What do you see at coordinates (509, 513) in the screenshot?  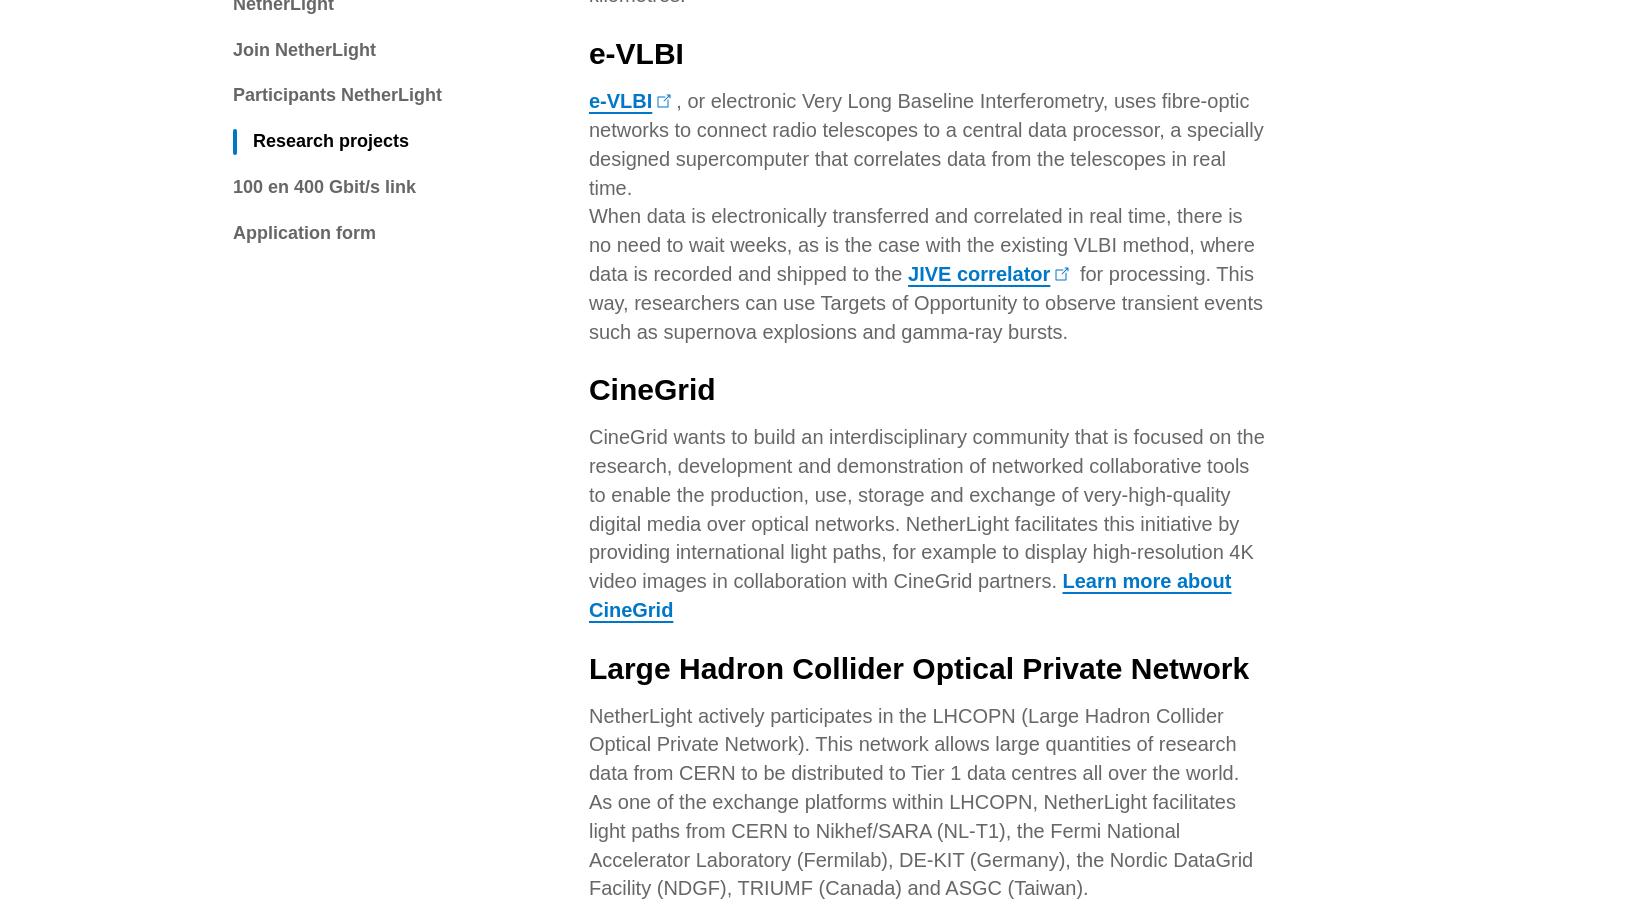 I see `'Expert group Networks'` at bounding box center [509, 513].